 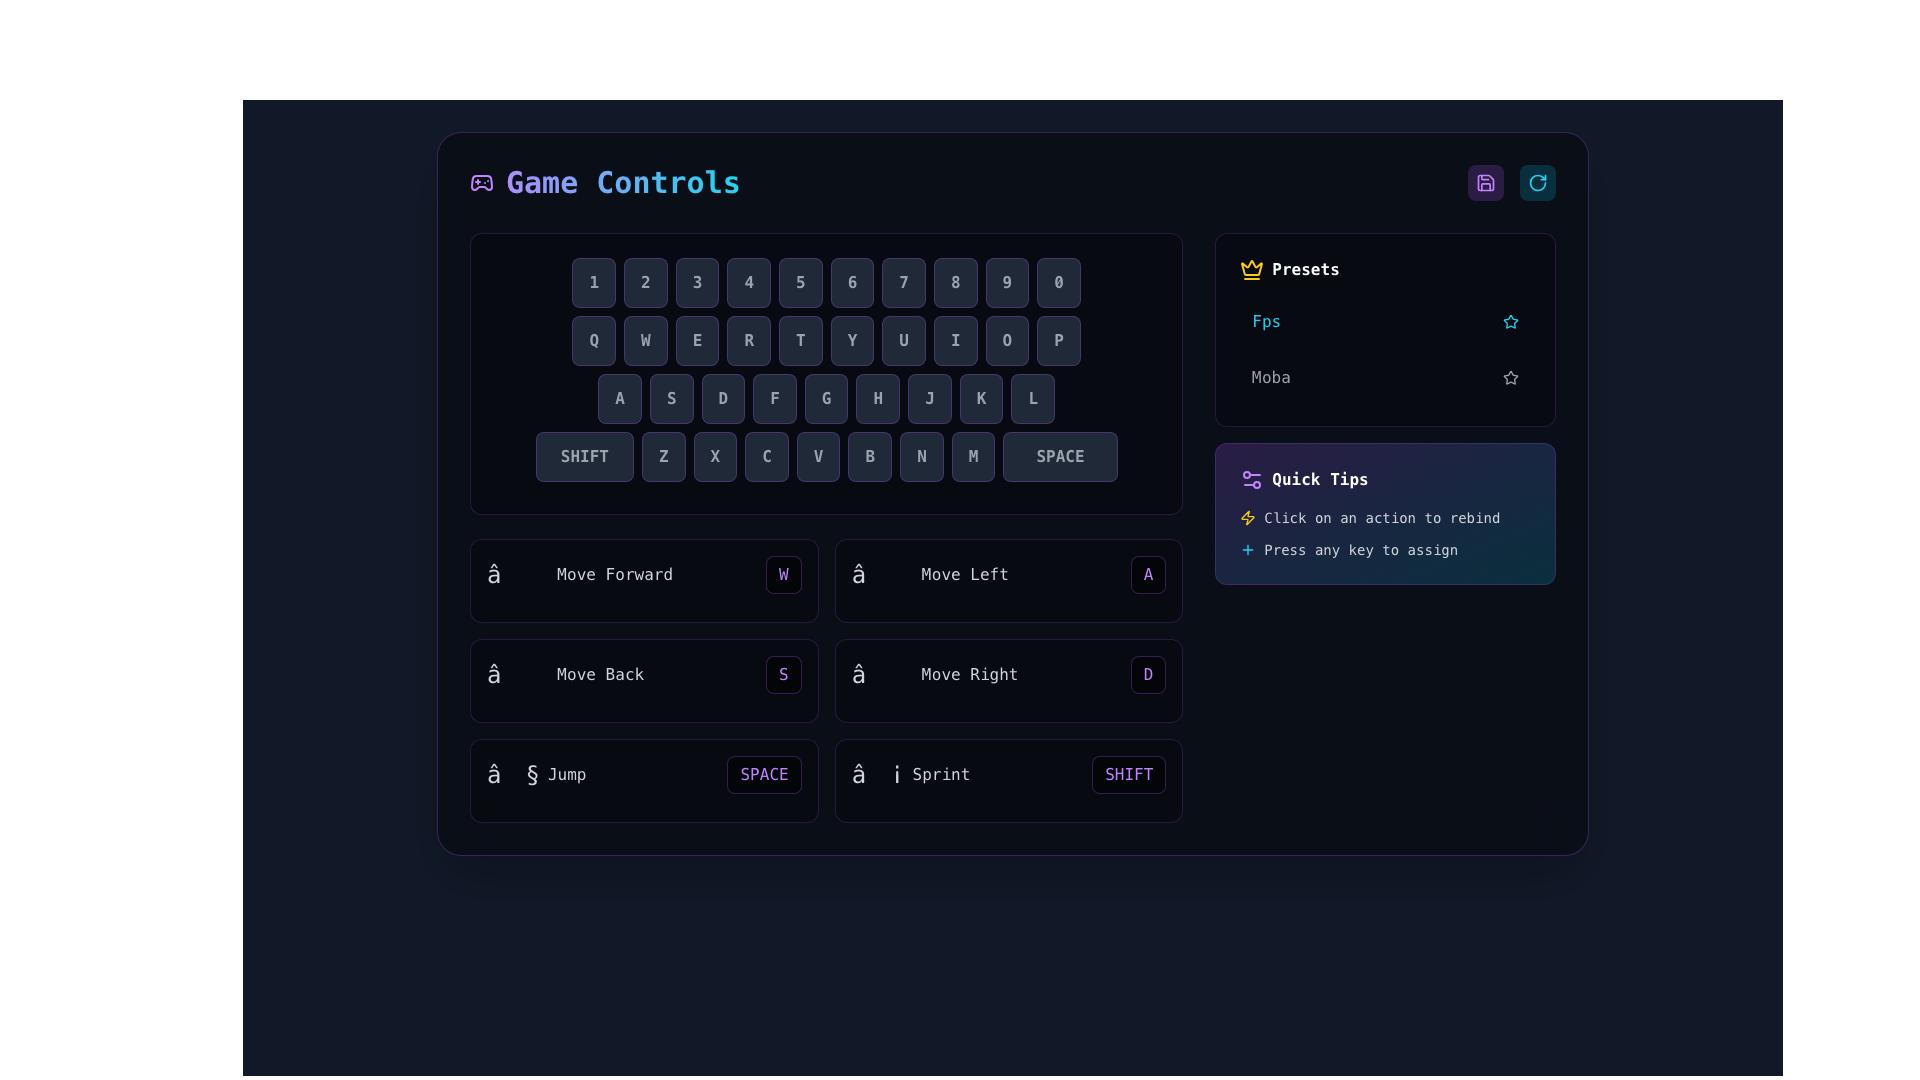 I want to click on the Text Label that displays an arrow symbol followed by the text 'Move Right', located in the lower middle part of the directional controls grid, so click(x=934, y=675).